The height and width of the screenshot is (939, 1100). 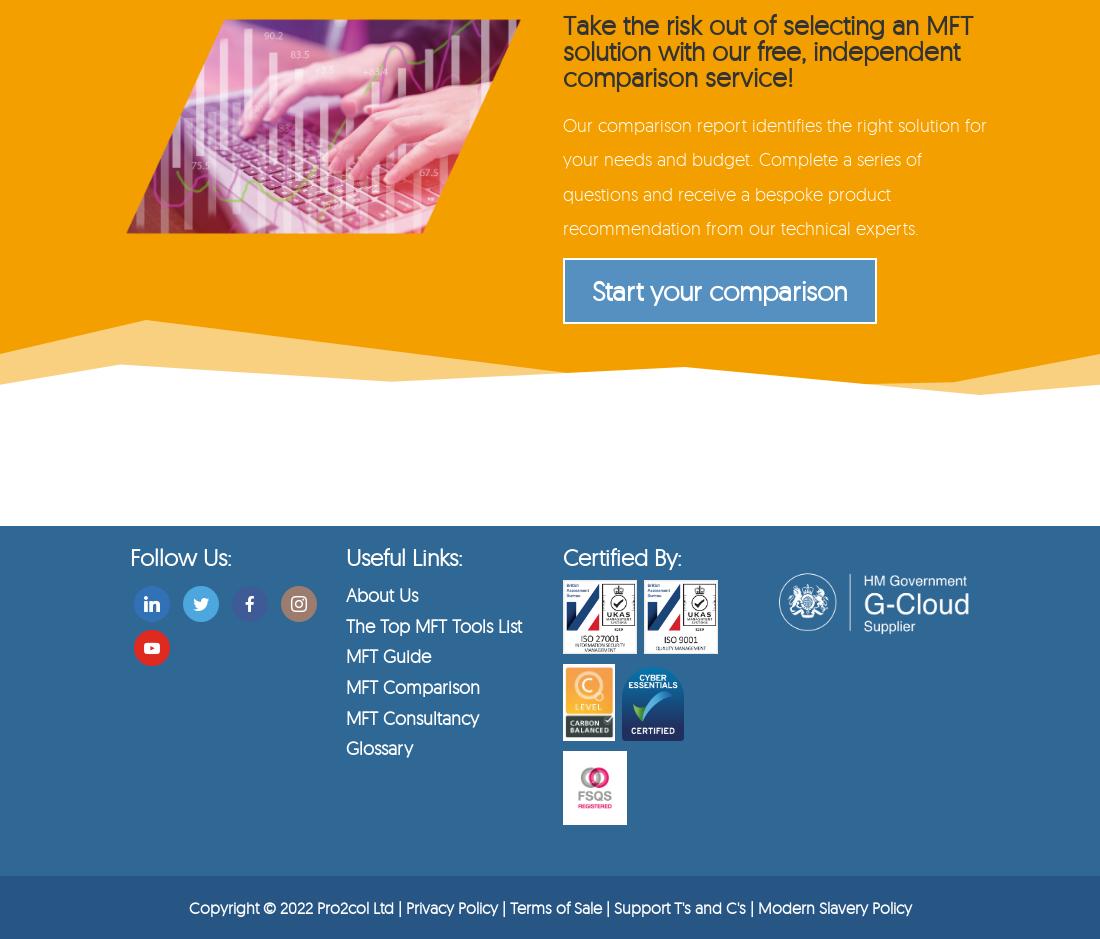 What do you see at coordinates (388, 655) in the screenshot?
I see `'MFT Guide'` at bounding box center [388, 655].